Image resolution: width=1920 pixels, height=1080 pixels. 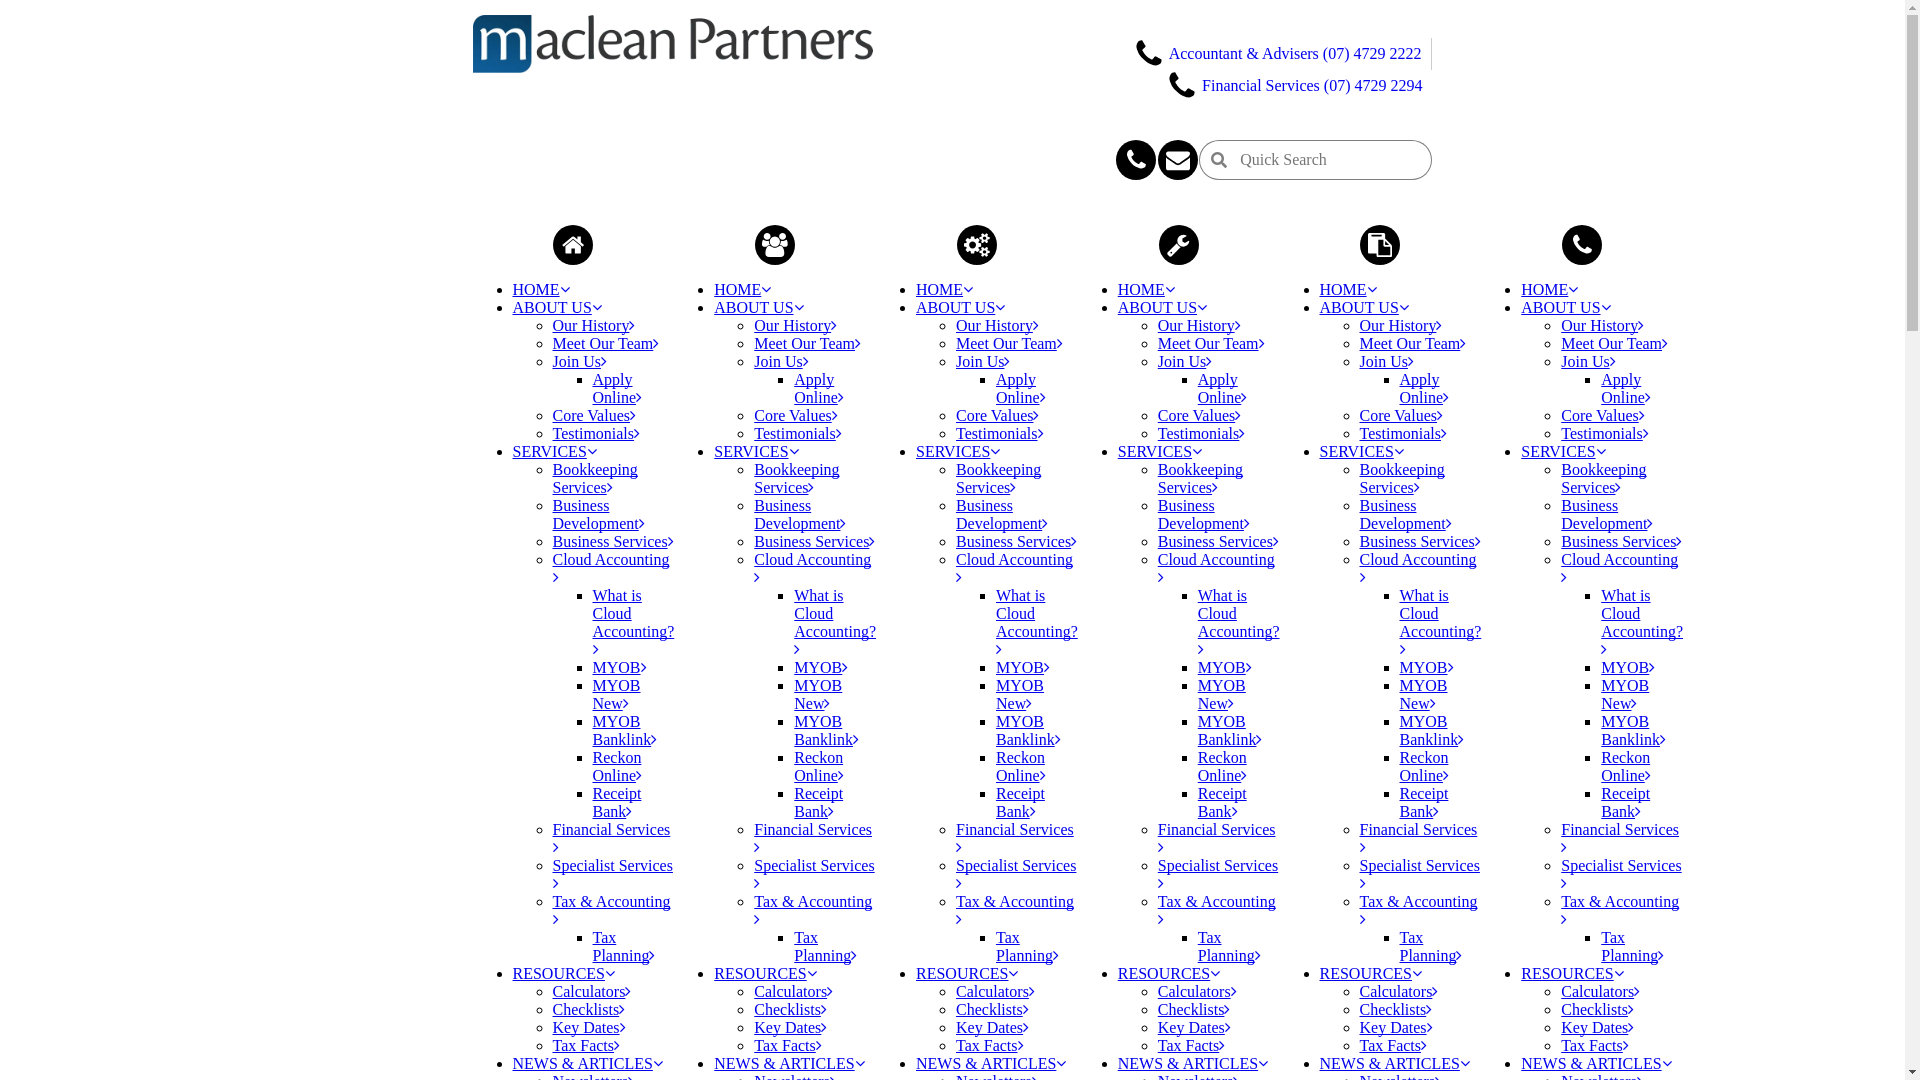 I want to click on 'Tax Facts', so click(x=786, y=1044).